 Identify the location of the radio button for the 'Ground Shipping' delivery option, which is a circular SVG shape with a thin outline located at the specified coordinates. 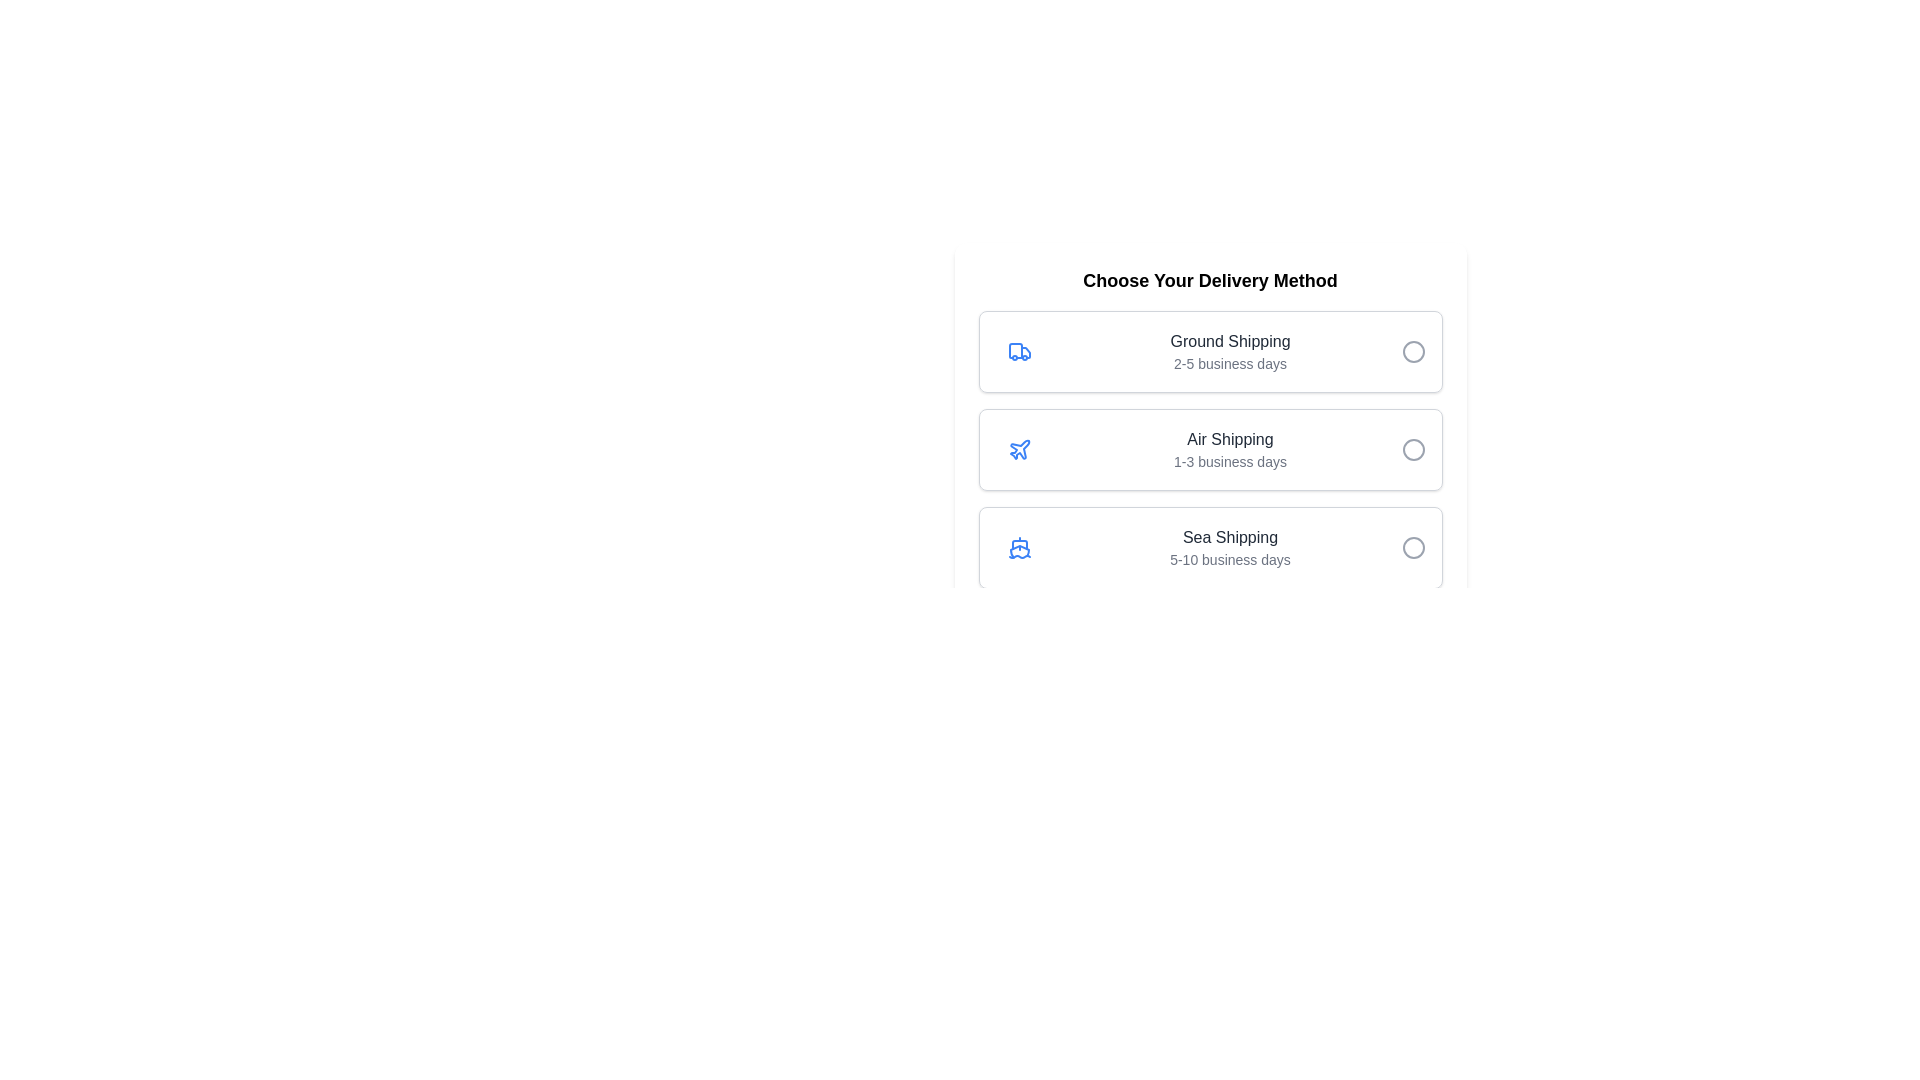
(1412, 350).